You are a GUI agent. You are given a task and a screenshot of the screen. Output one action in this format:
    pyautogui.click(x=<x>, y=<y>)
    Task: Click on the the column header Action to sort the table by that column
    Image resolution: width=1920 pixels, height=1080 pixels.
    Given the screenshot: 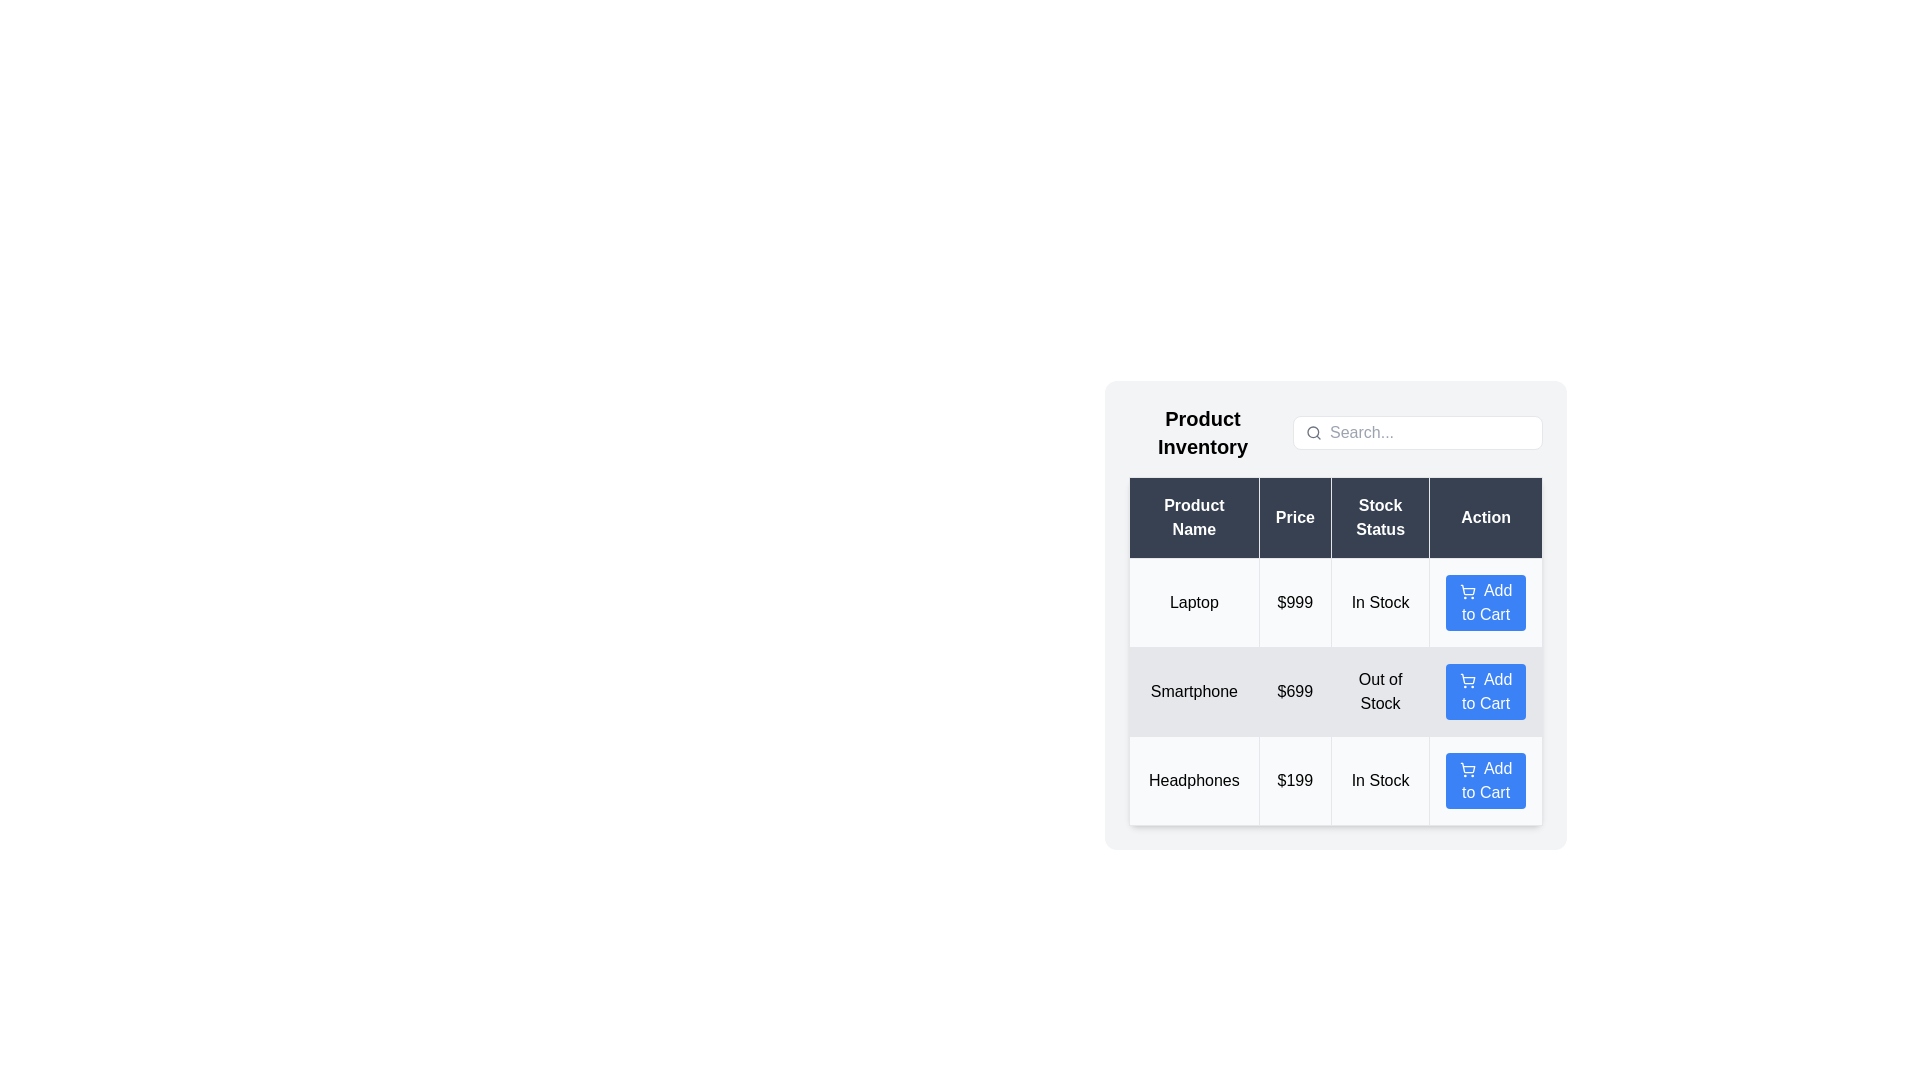 What is the action you would take?
    pyautogui.click(x=1486, y=516)
    